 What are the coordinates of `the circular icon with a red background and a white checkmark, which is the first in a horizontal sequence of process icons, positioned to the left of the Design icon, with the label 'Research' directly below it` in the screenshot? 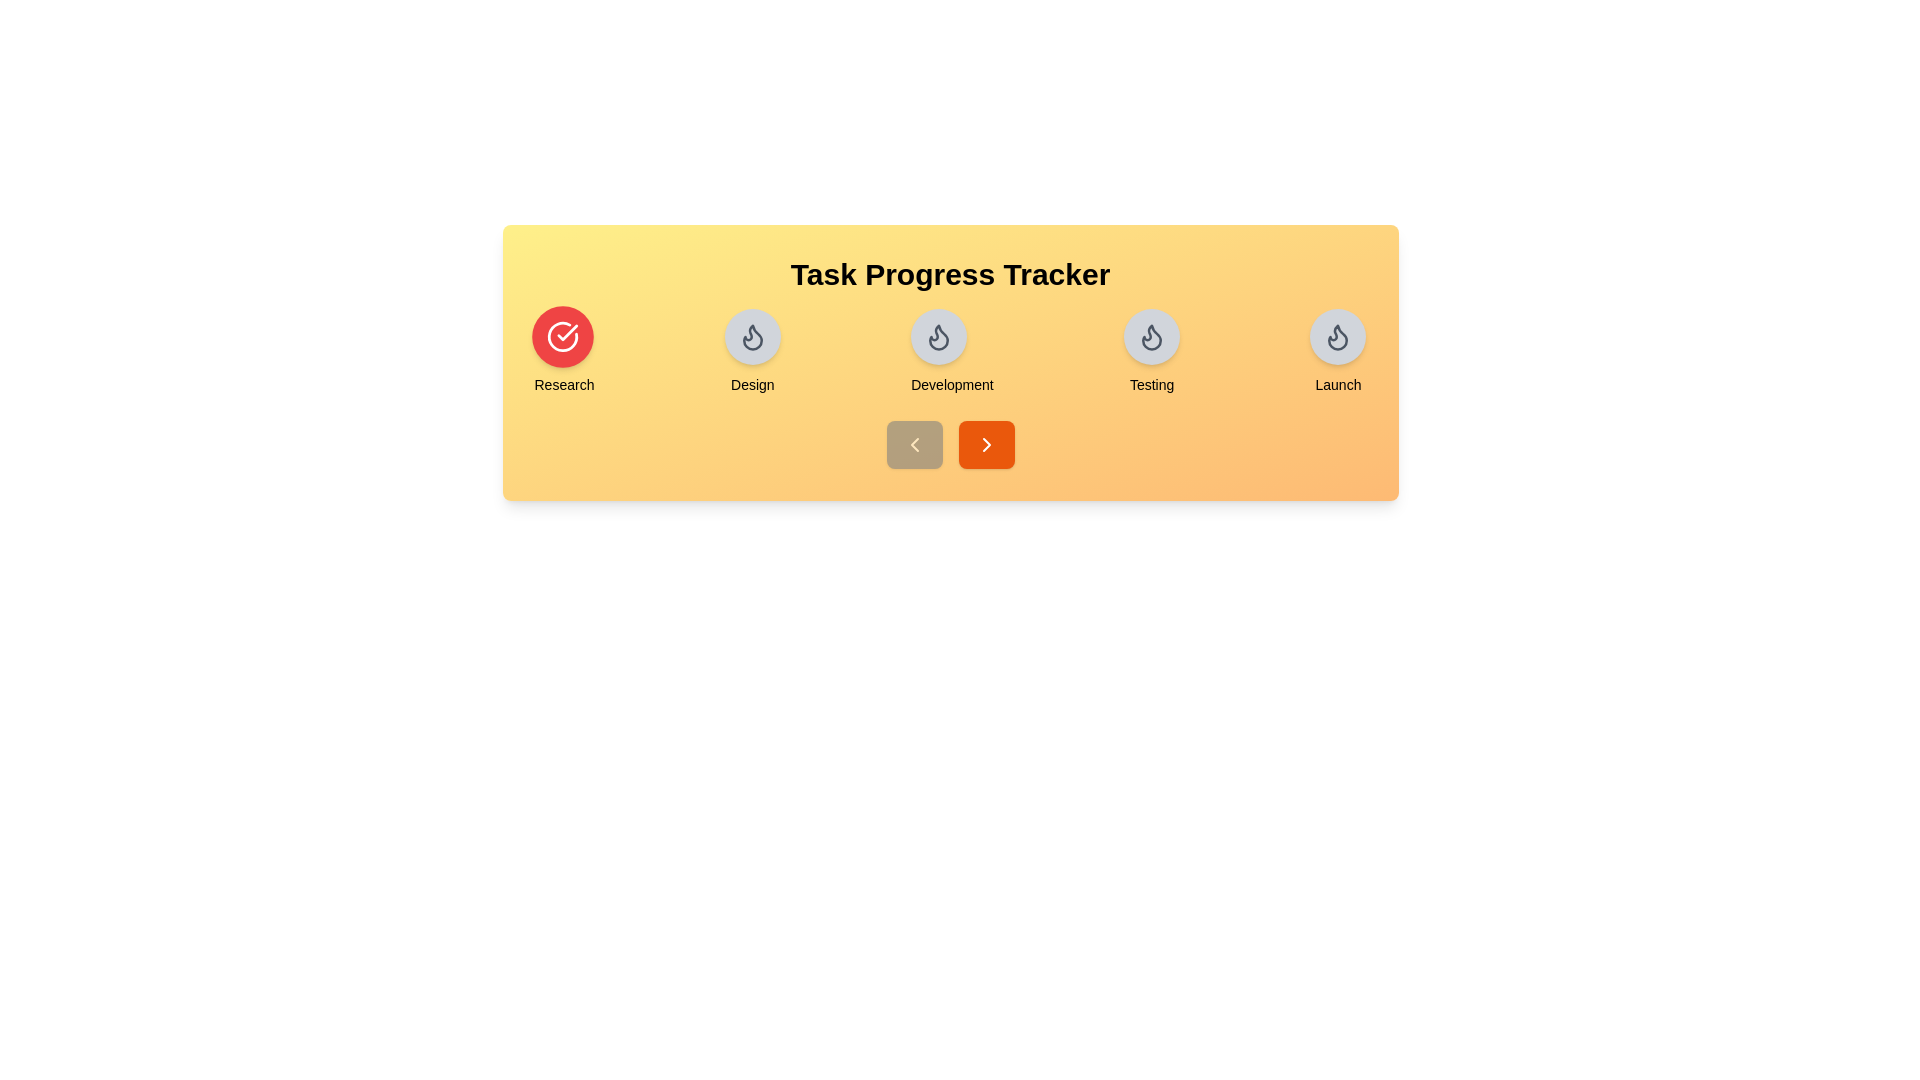 It's located at (561, 335).